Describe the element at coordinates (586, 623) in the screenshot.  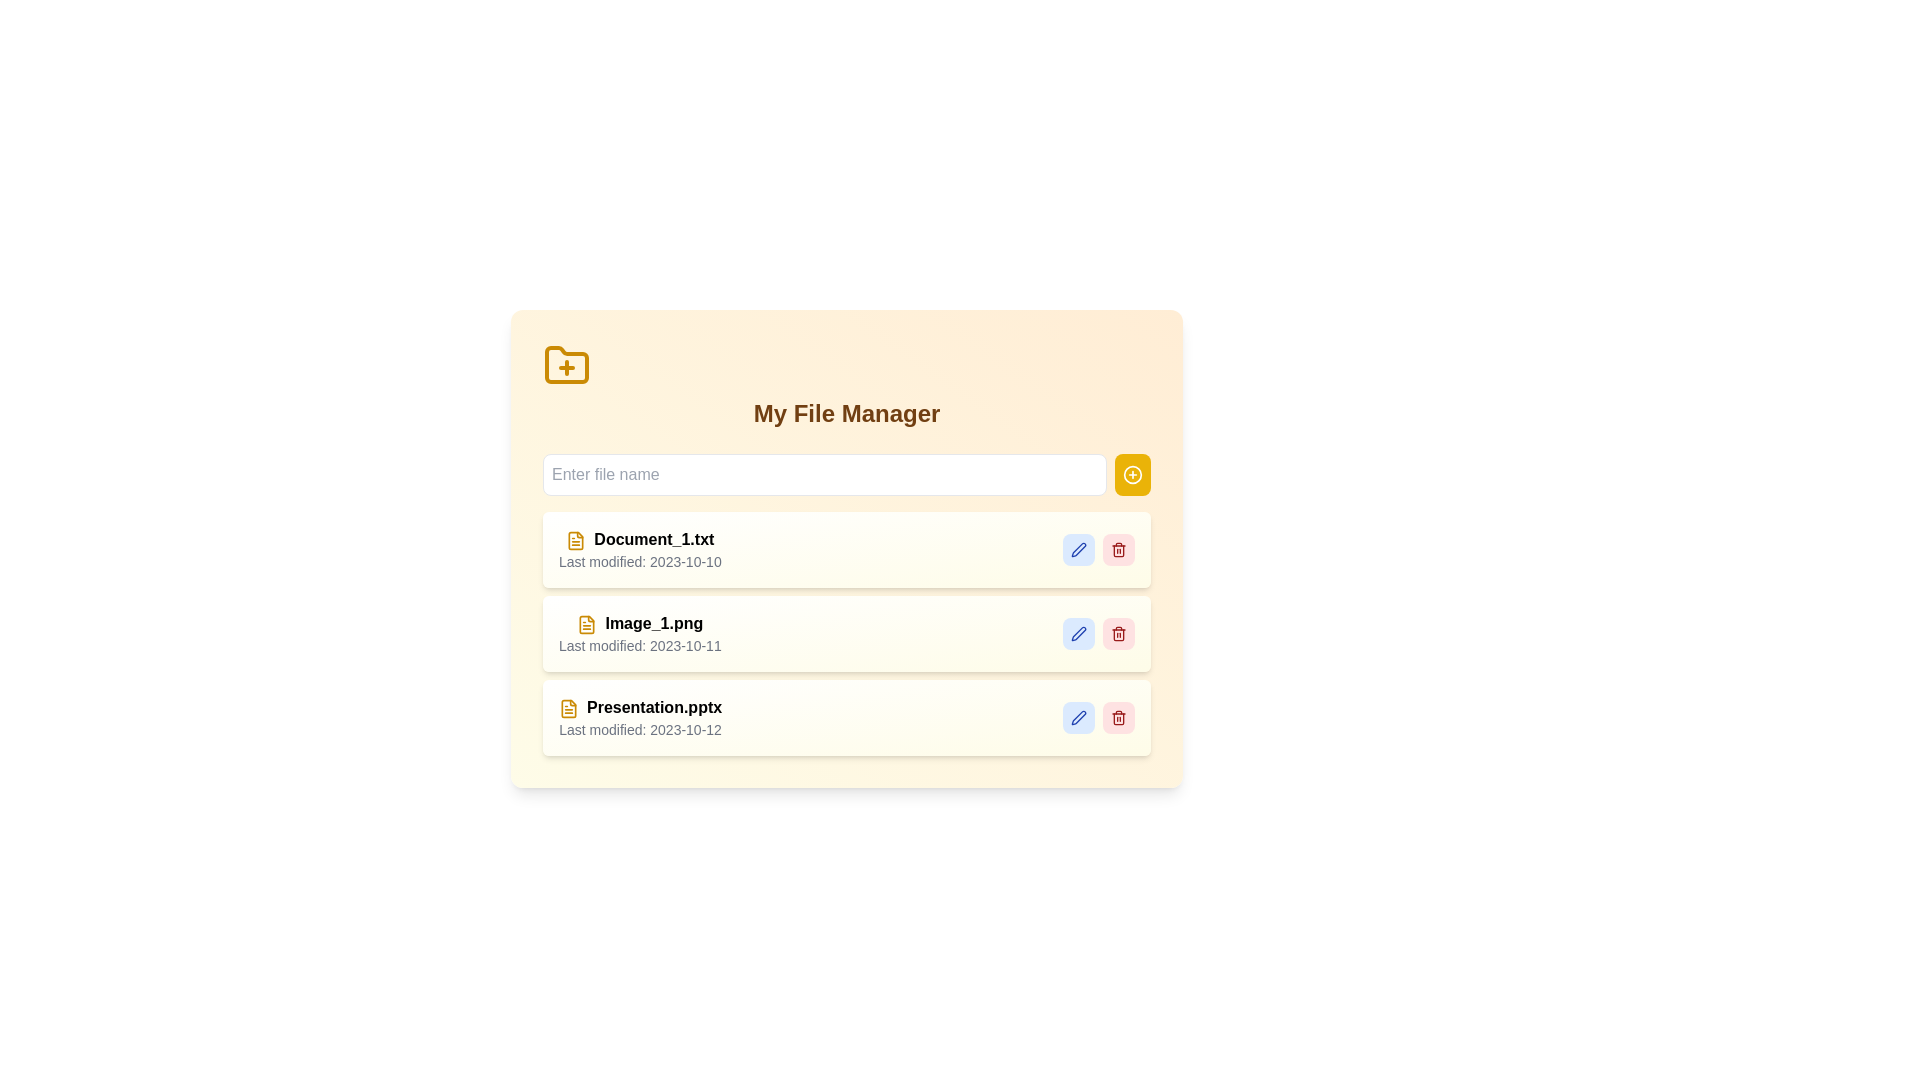
I see `the SVG-based icon representing the file 'Image_1.png' in the file manager interface, located to the immediate left of the corresponding text` at that location.